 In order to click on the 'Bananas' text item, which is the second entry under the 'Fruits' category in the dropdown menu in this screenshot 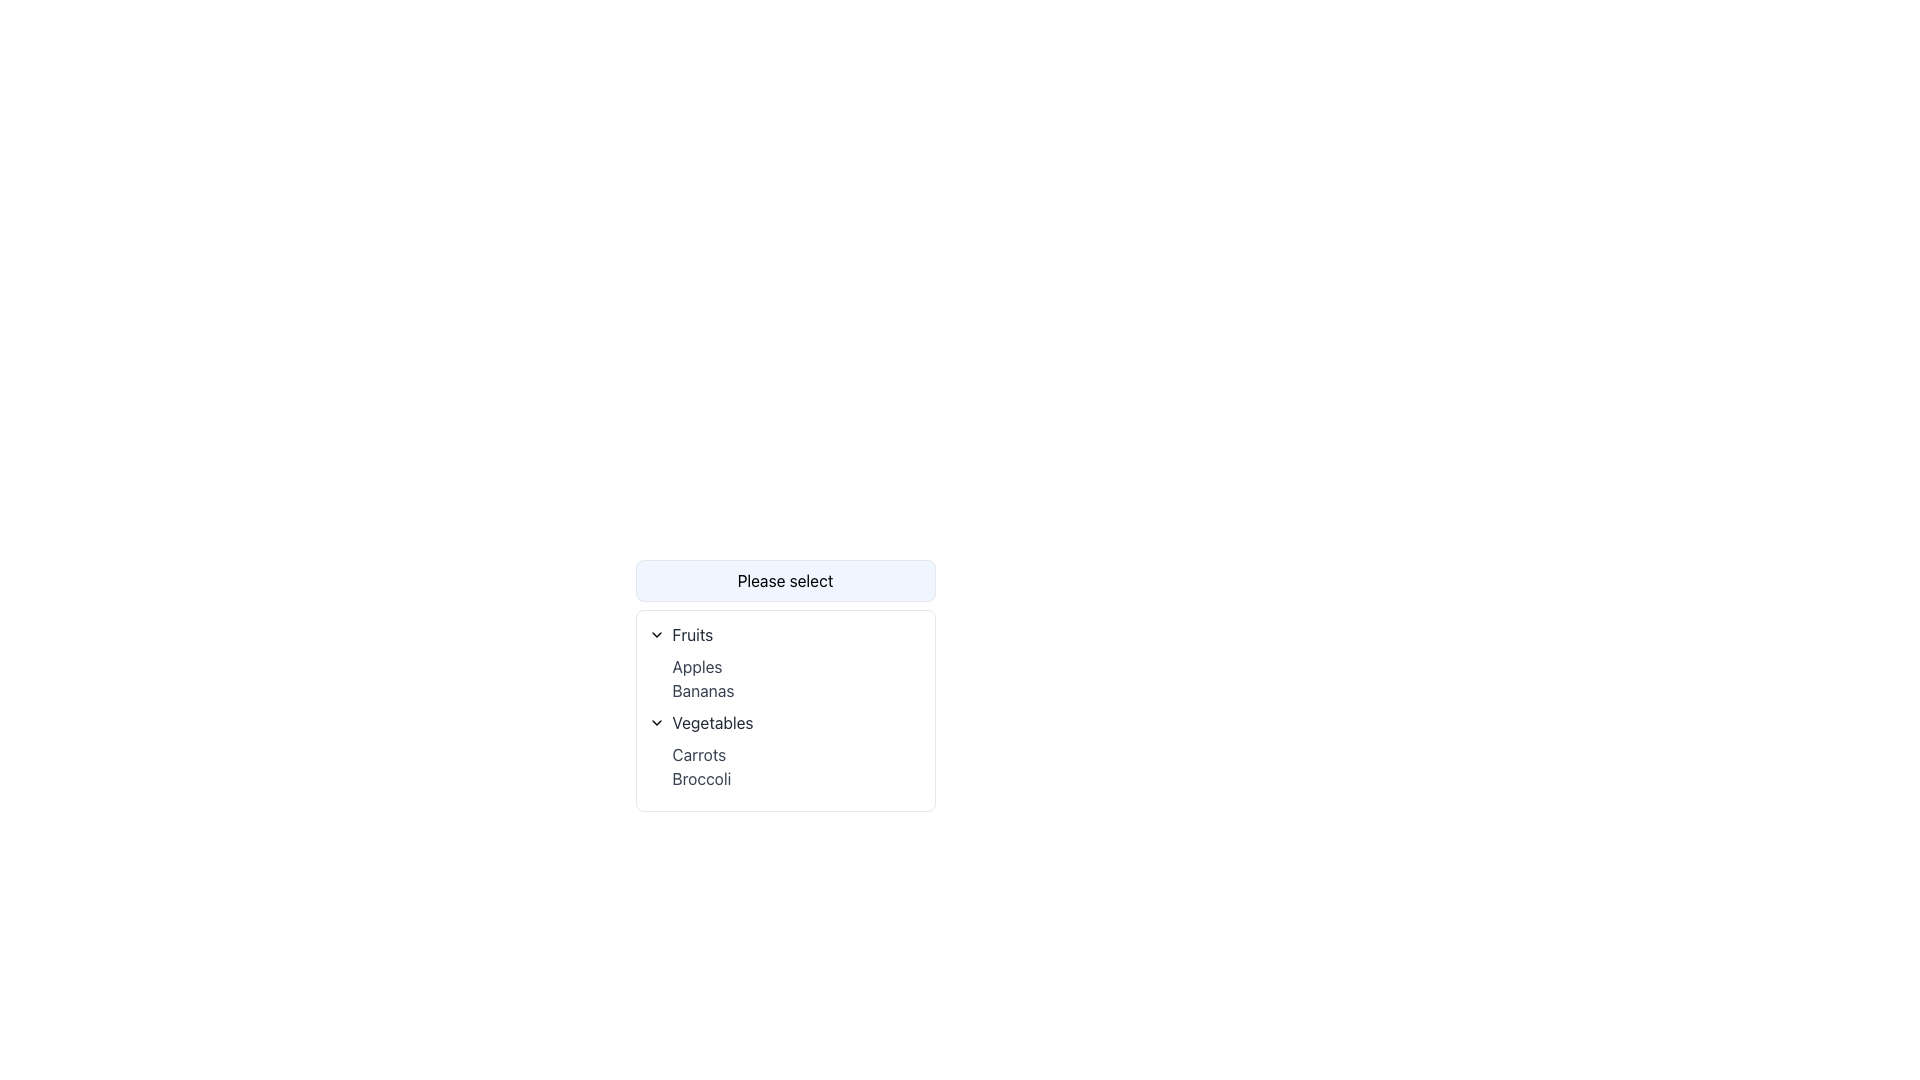, I will do `click(703, 689)`.